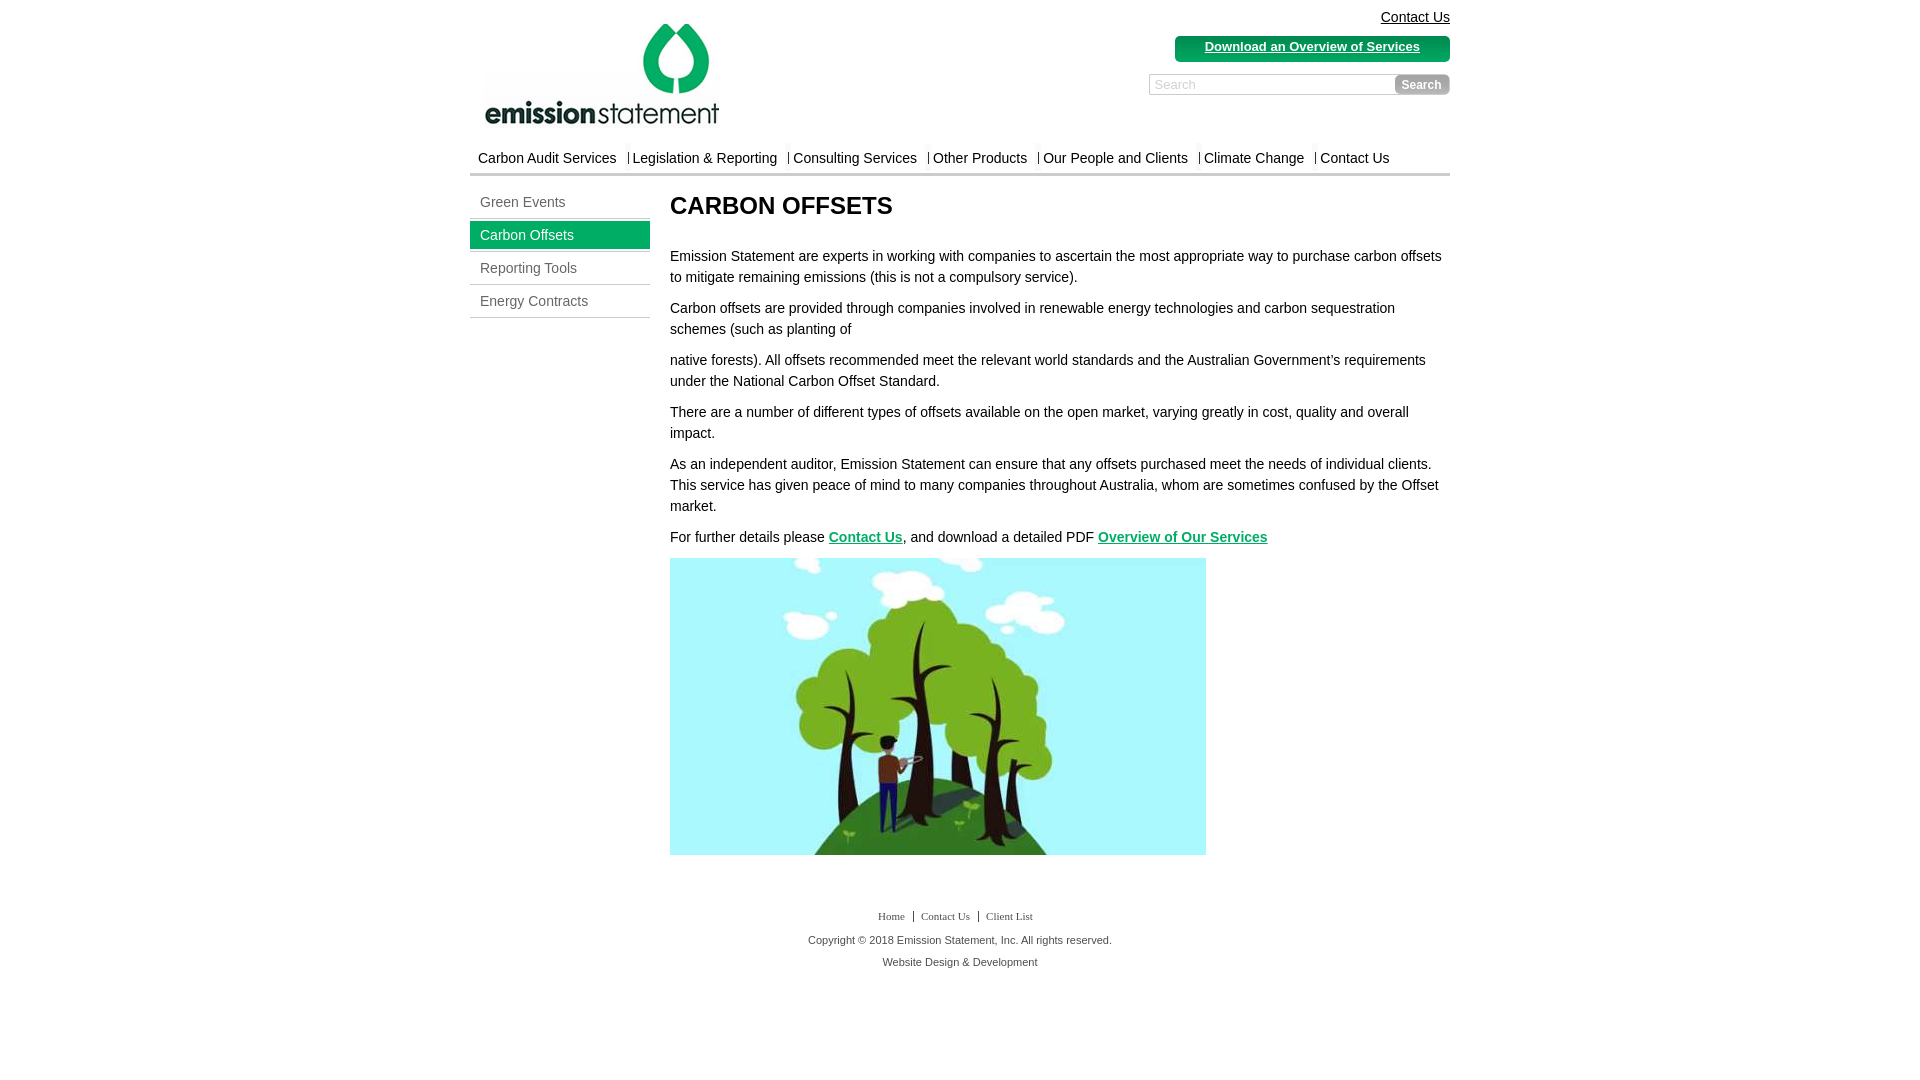 The image size is (1920, 1080). Describe the element at coordinates (560, 201) in the screenshot. I see `'Green Events'` at that location.